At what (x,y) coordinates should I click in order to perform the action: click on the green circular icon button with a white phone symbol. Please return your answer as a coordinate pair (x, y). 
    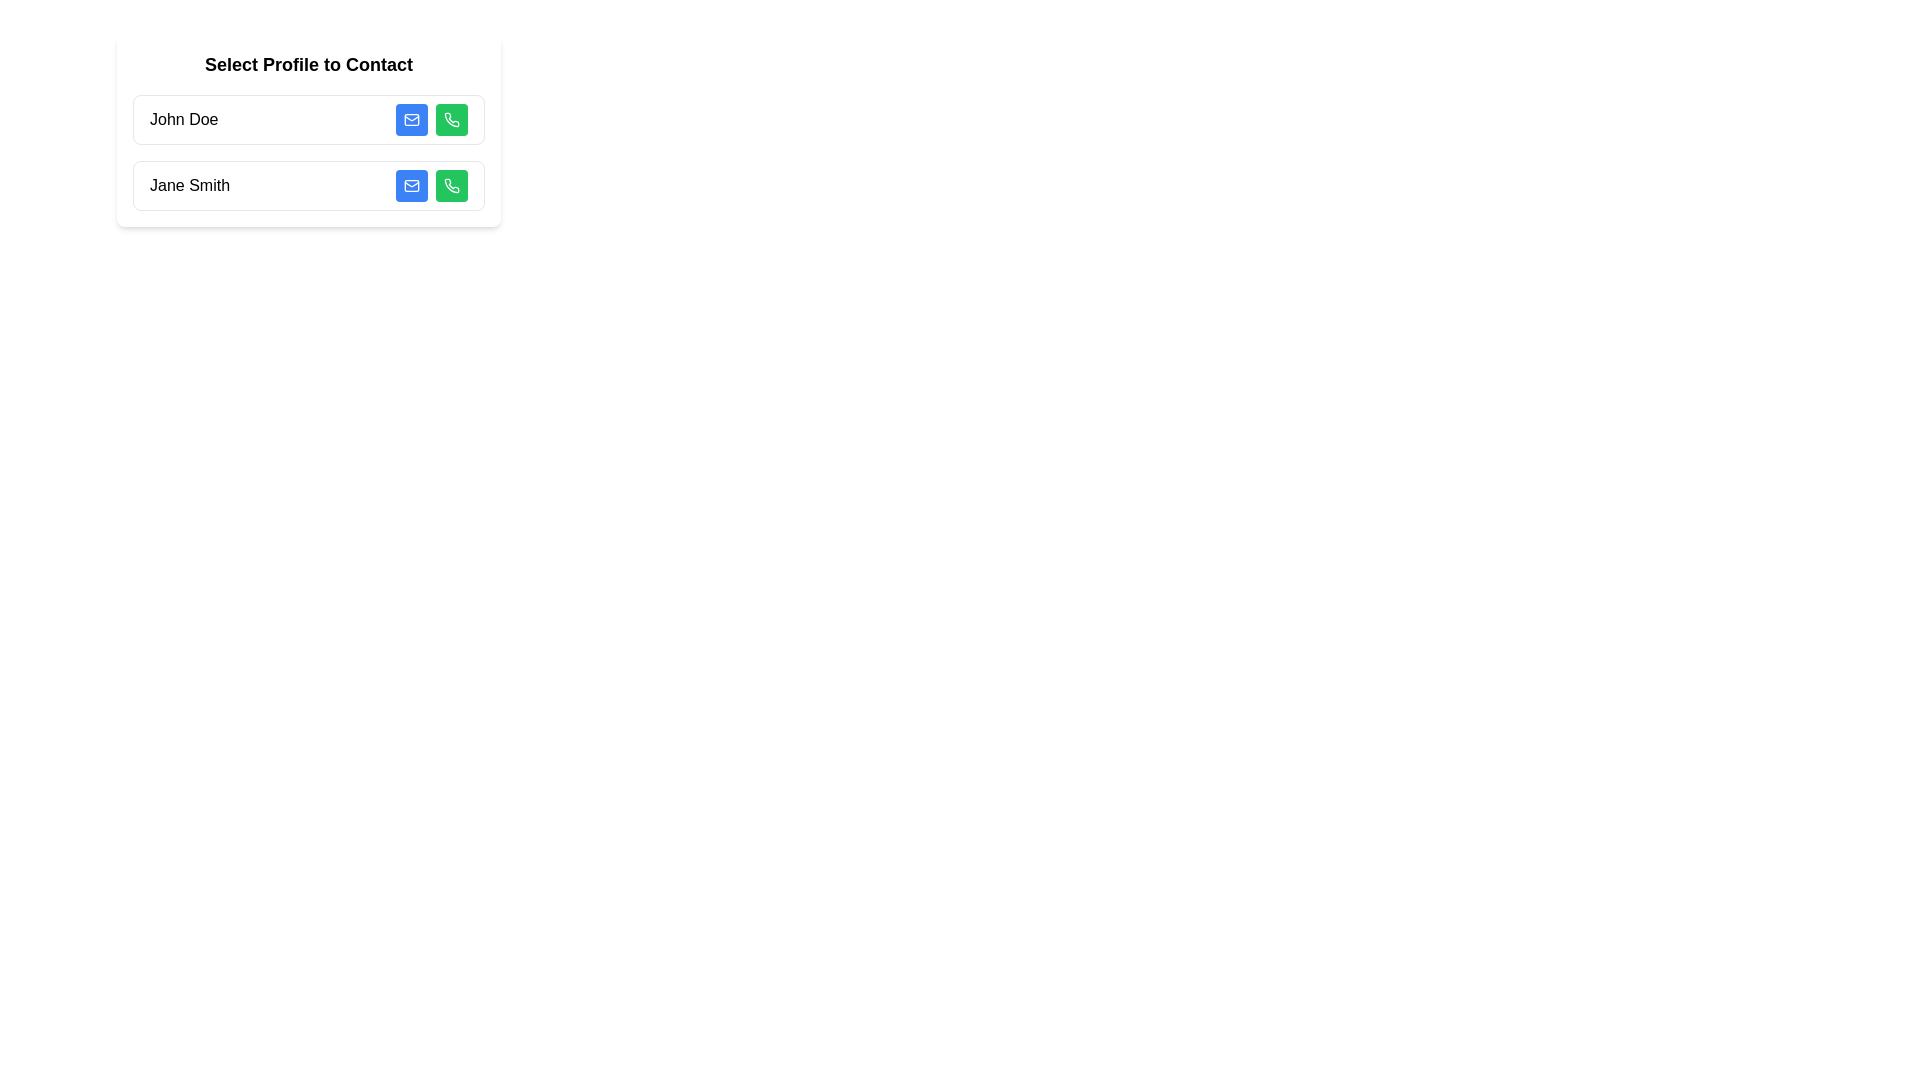
    Looking at the image, I should click on (450, 185).